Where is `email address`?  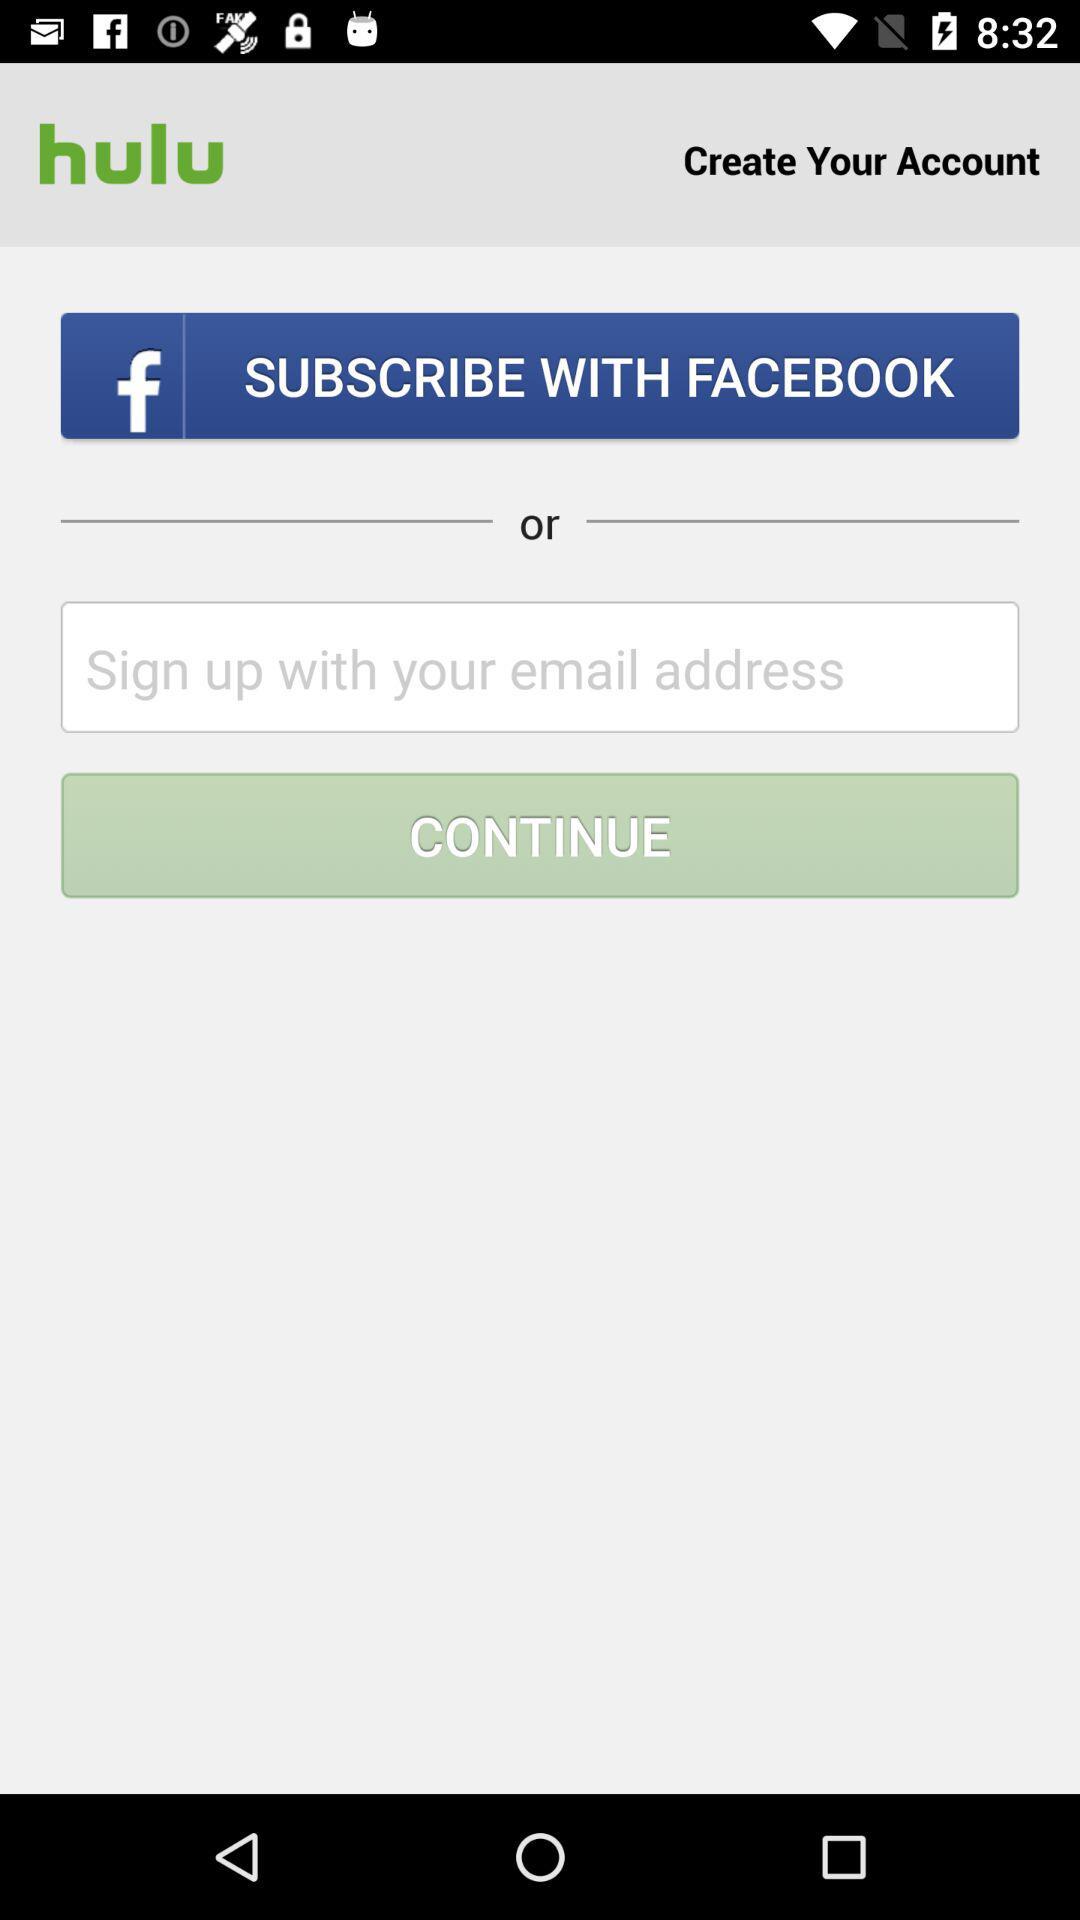
email address is located at coordinates (540, 667).